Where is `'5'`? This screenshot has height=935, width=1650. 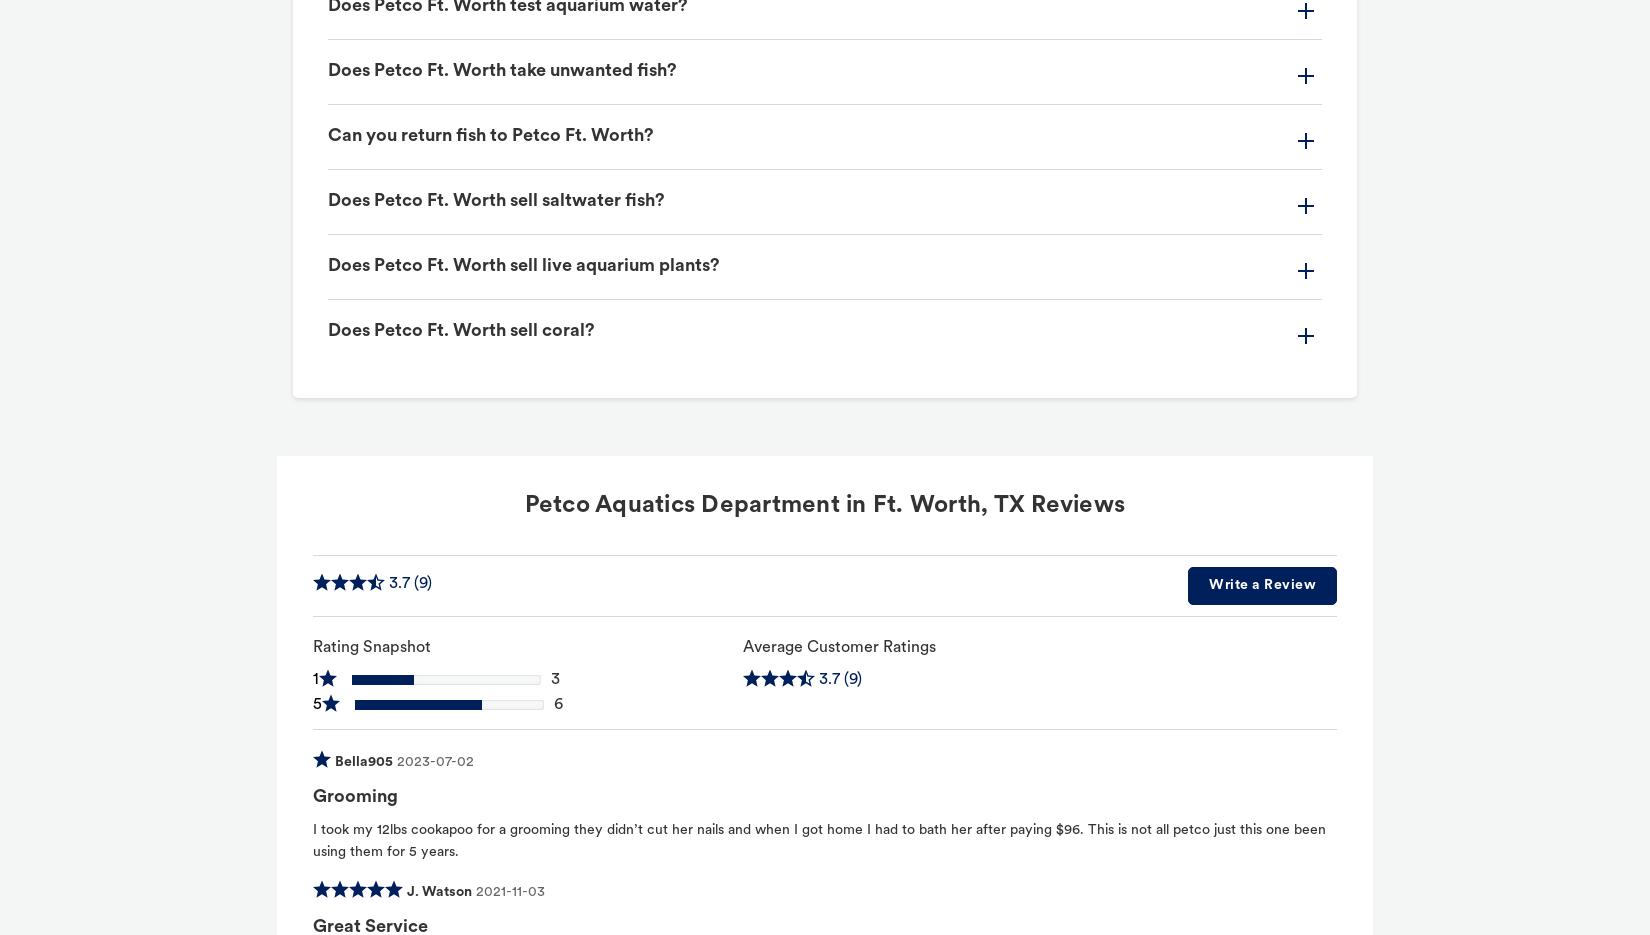 '5' is located at coordinates (313, 703).